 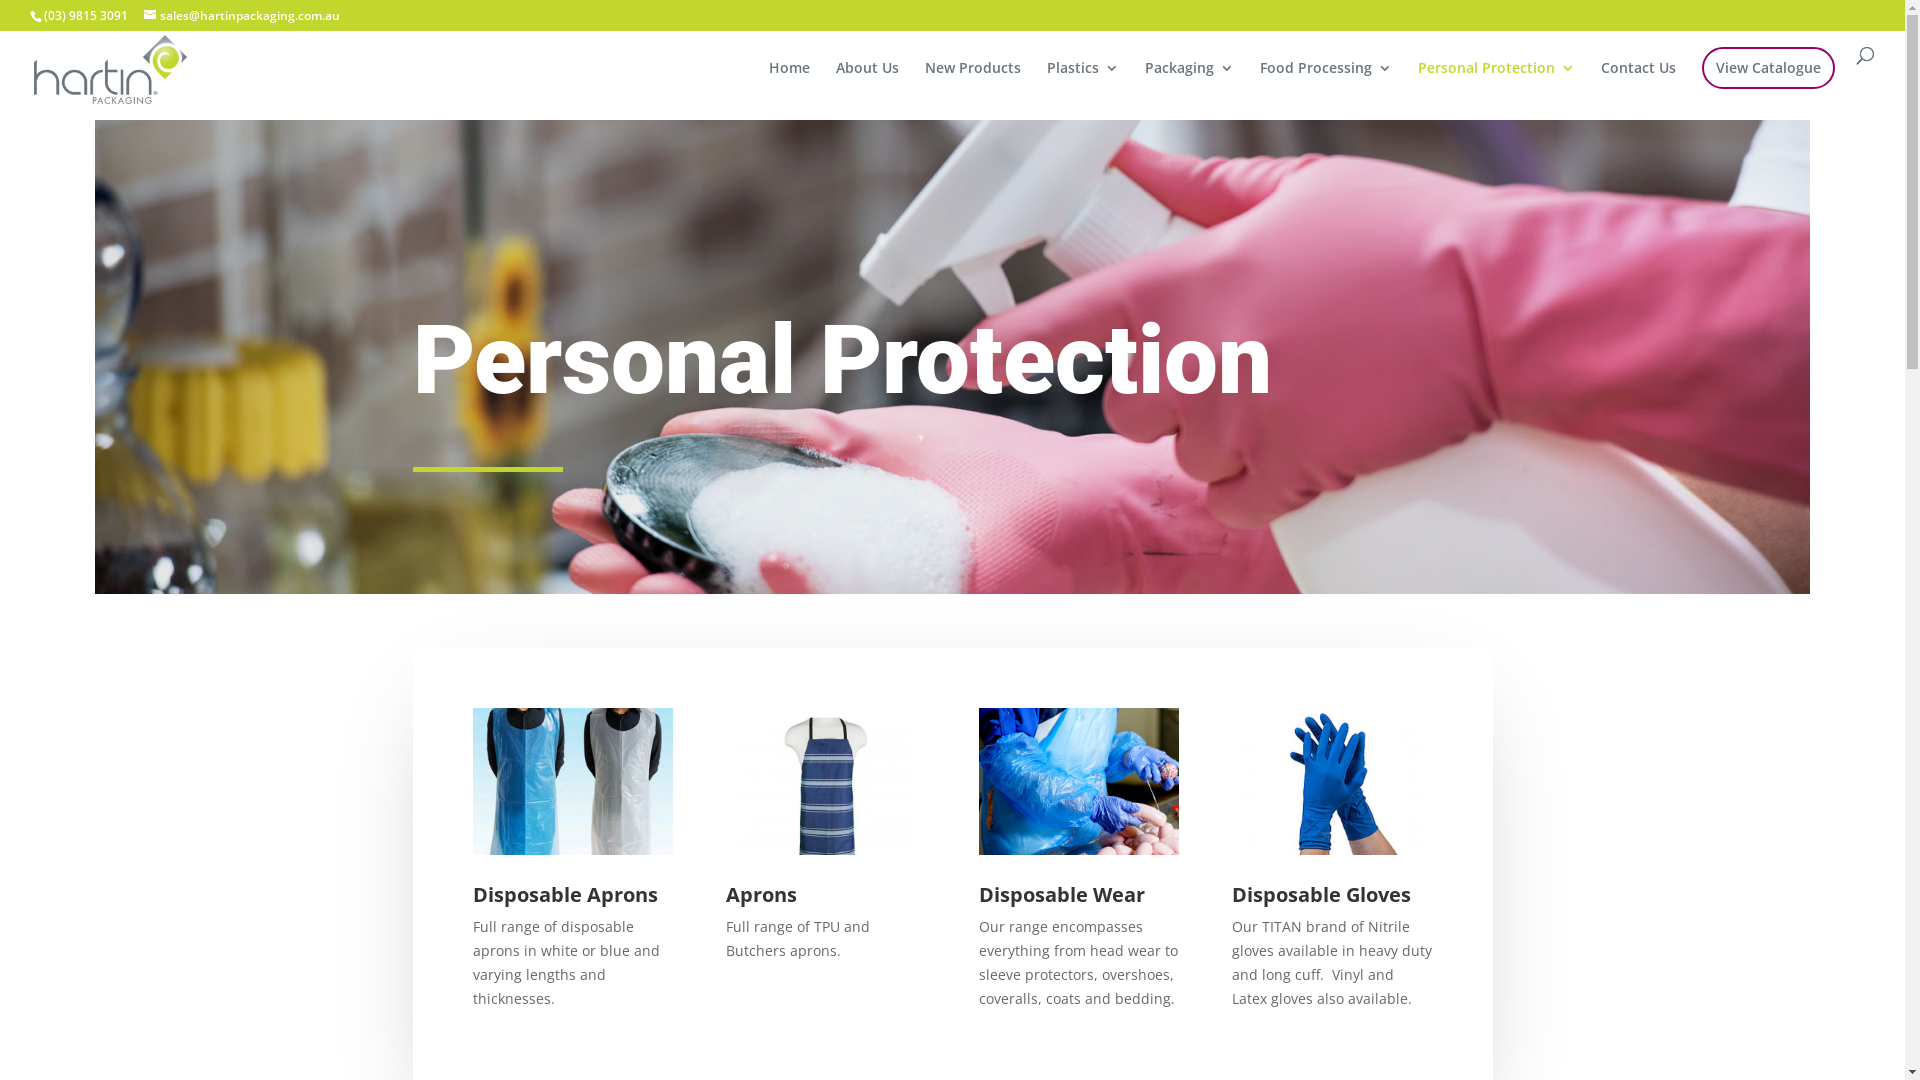 What do you see at coordinates (867, 83) in the screenshot?
I see `'About Us'` at bounding box center [867, 83].